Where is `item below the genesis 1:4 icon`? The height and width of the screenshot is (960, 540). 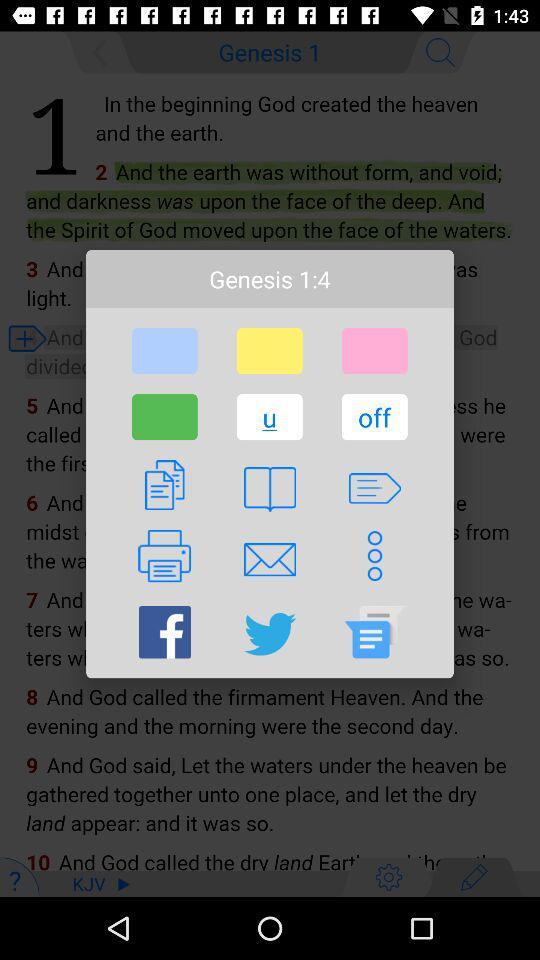
item below the genesis 1:4 icon is located at coordinates (374, 351).